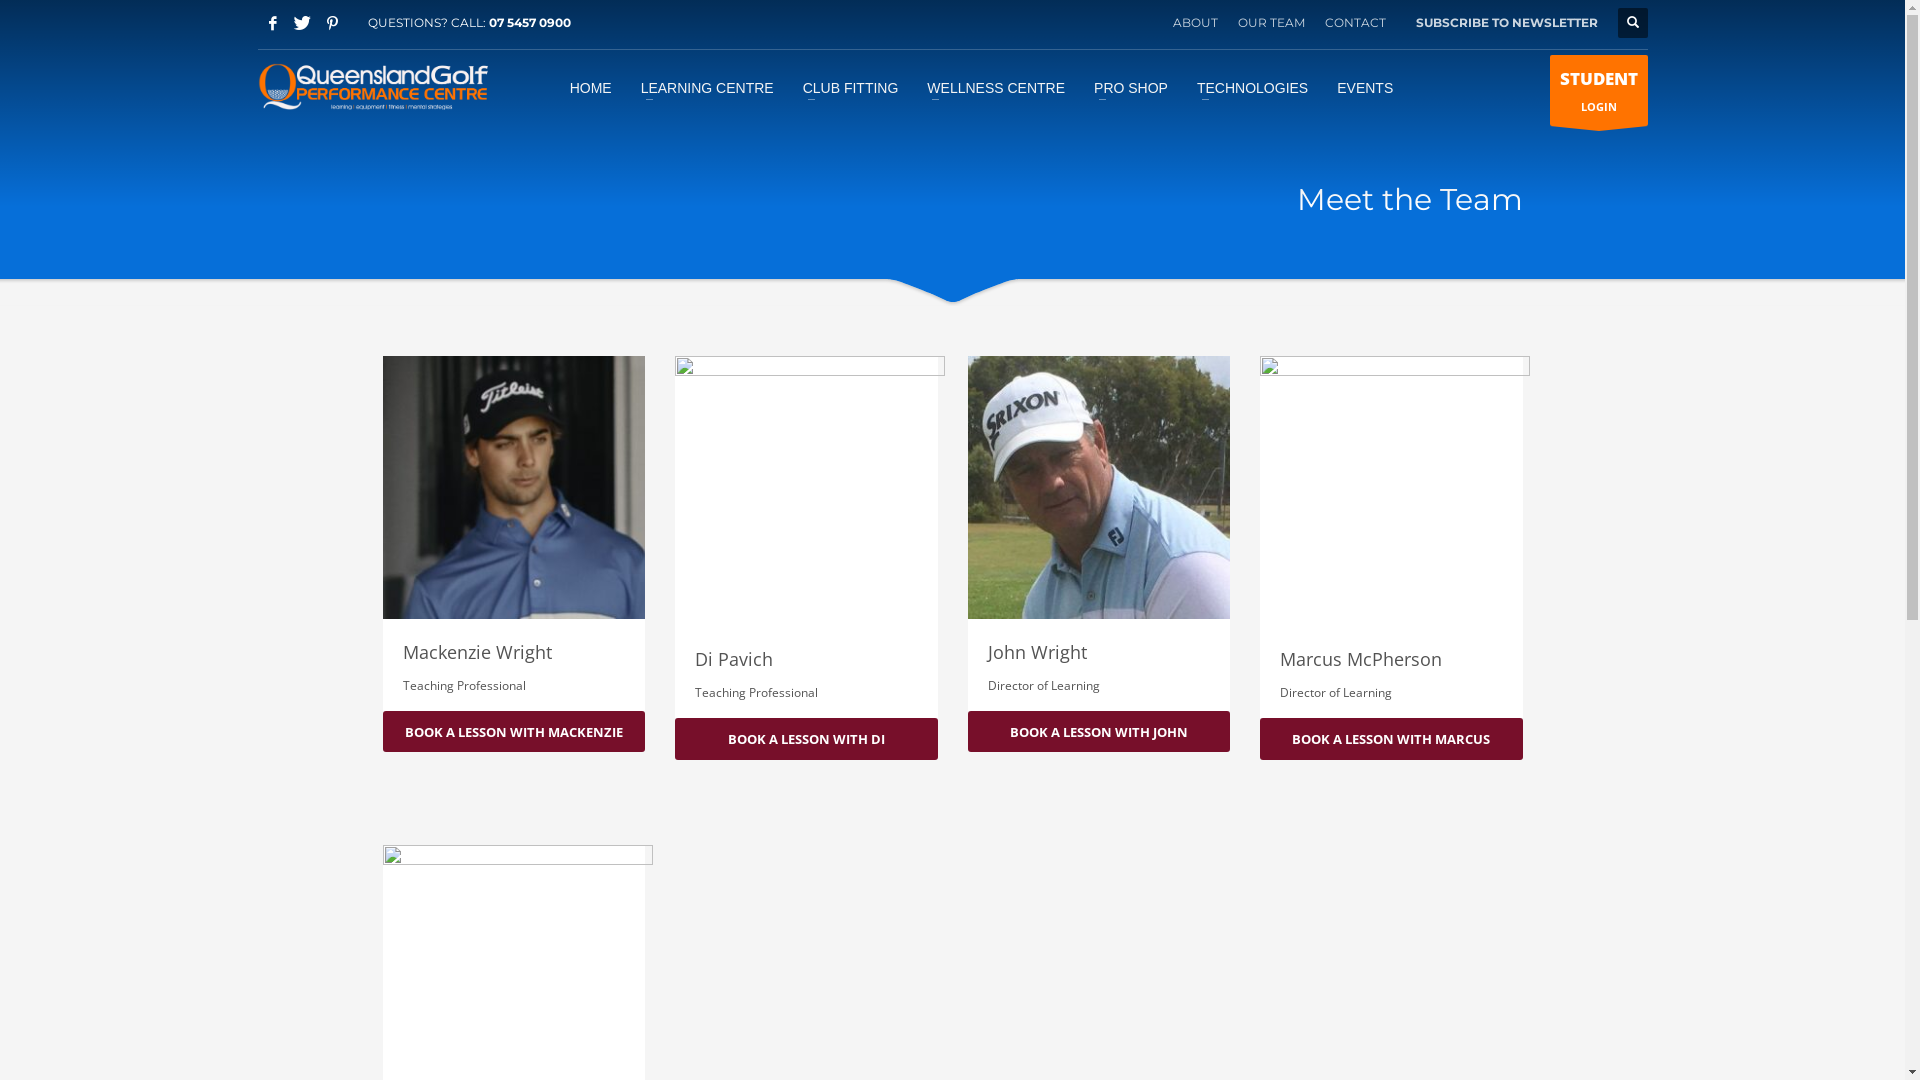  I want to click on 'PRO SHOP', so click(1080, 86).